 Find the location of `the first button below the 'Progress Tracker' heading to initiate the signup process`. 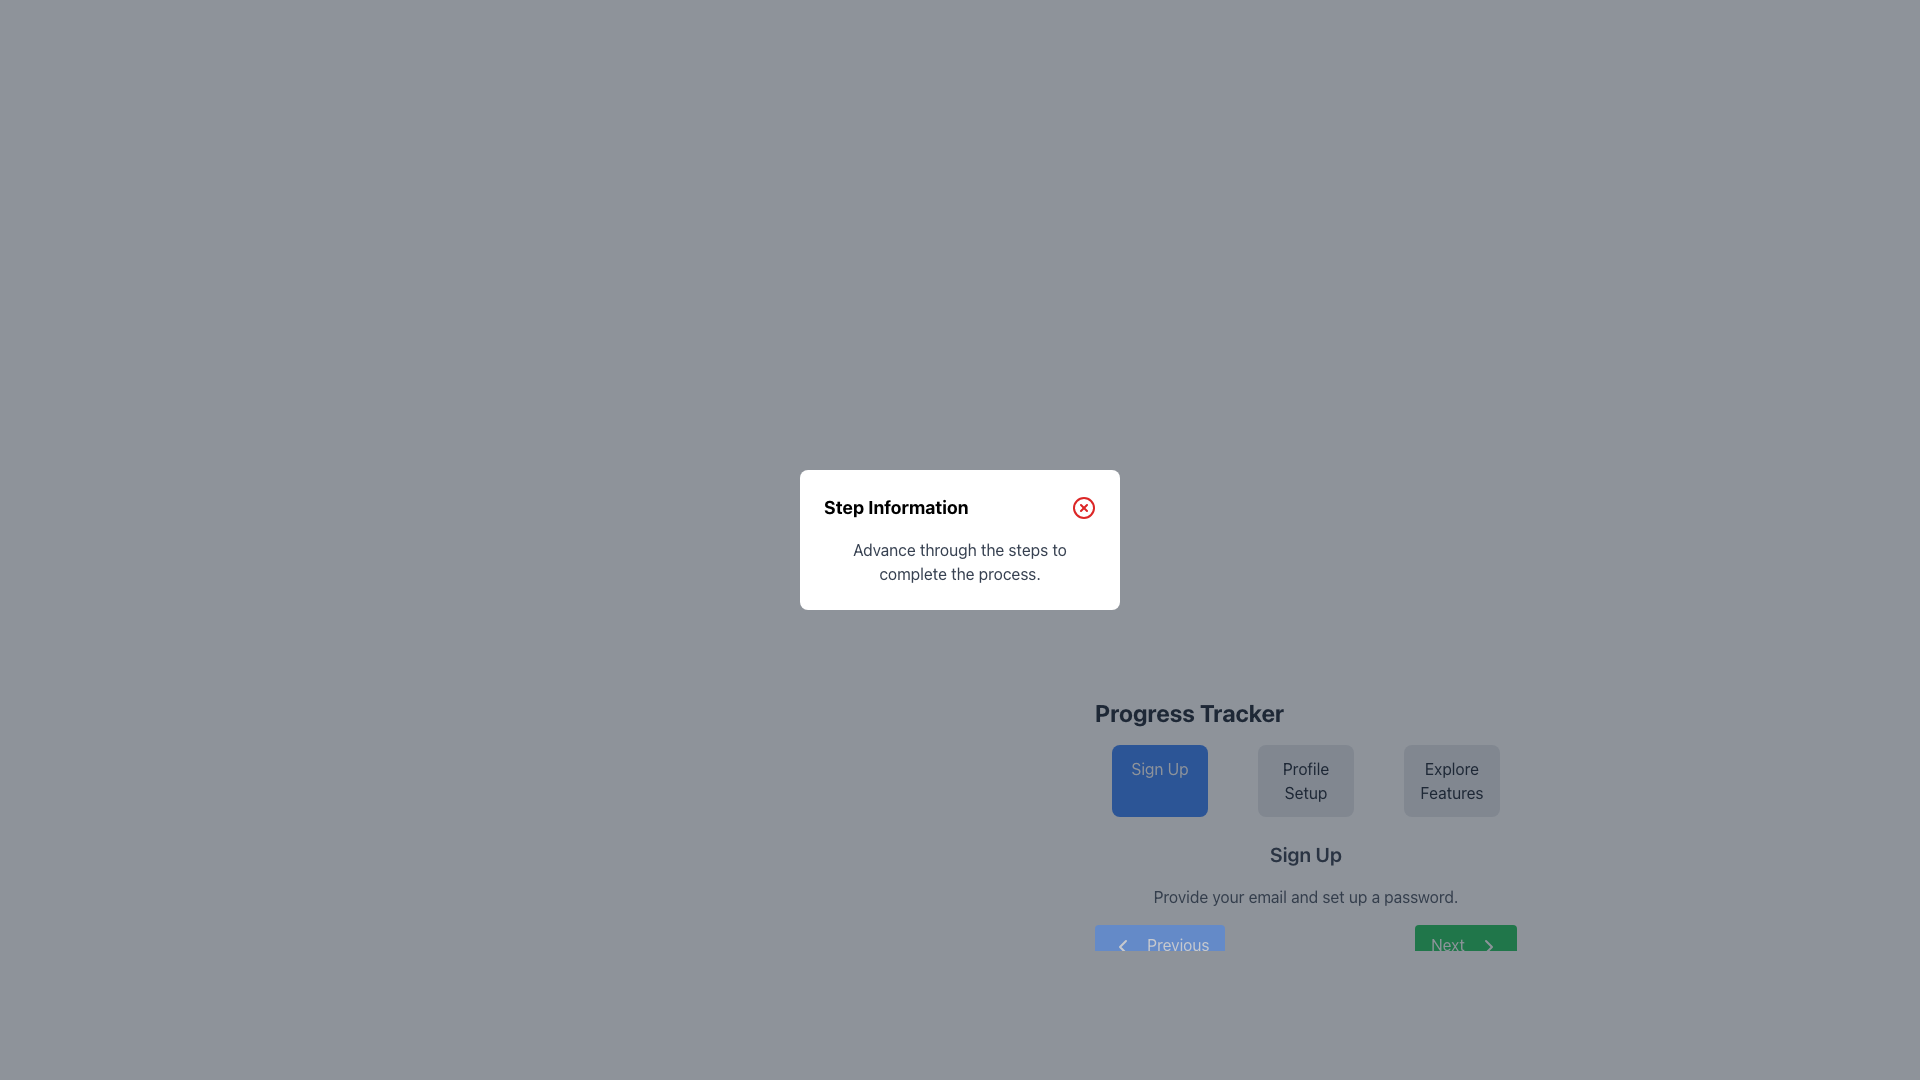

the first button below the 'Progress Tracker' heading to initiate the signup process is located at coordinates (1160, 779).